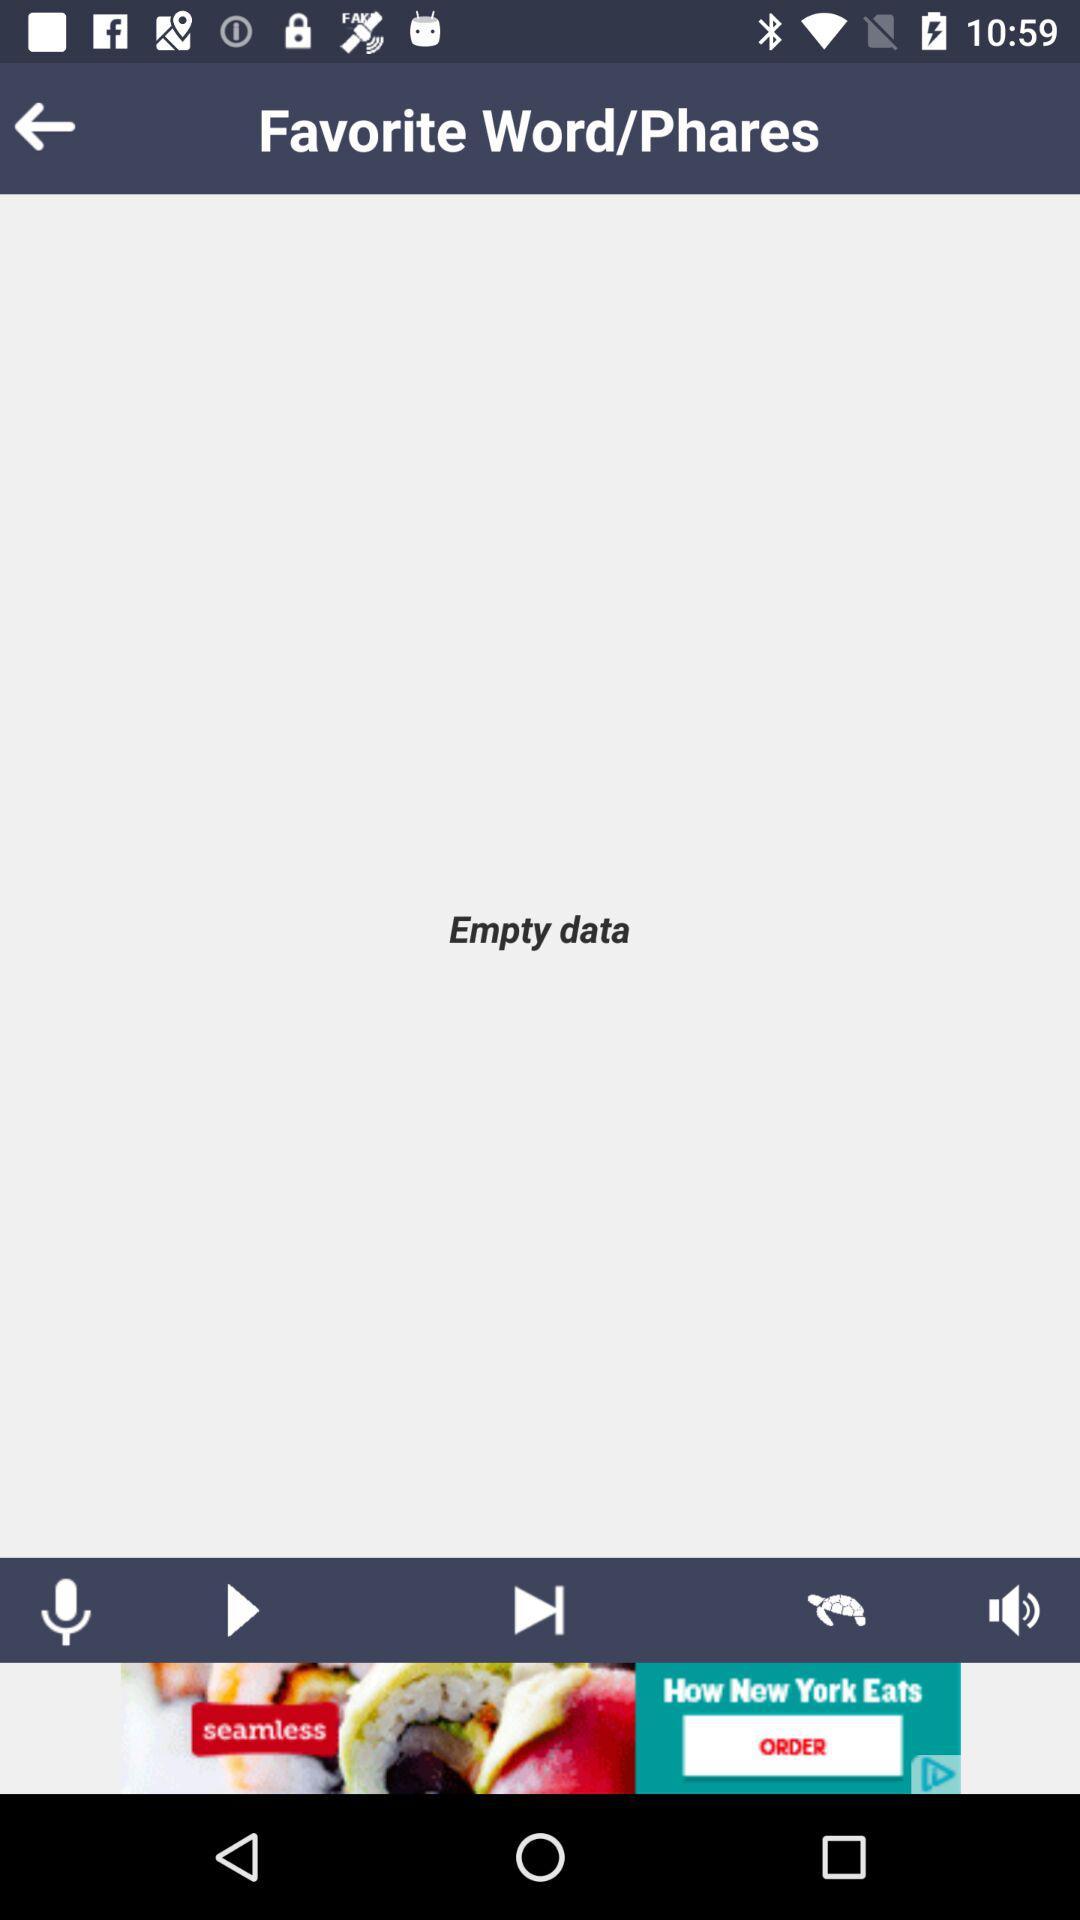  What do you see at coordinates (74, 127) in the screenshot?
I see `go back` at bounding box center [74, 127].